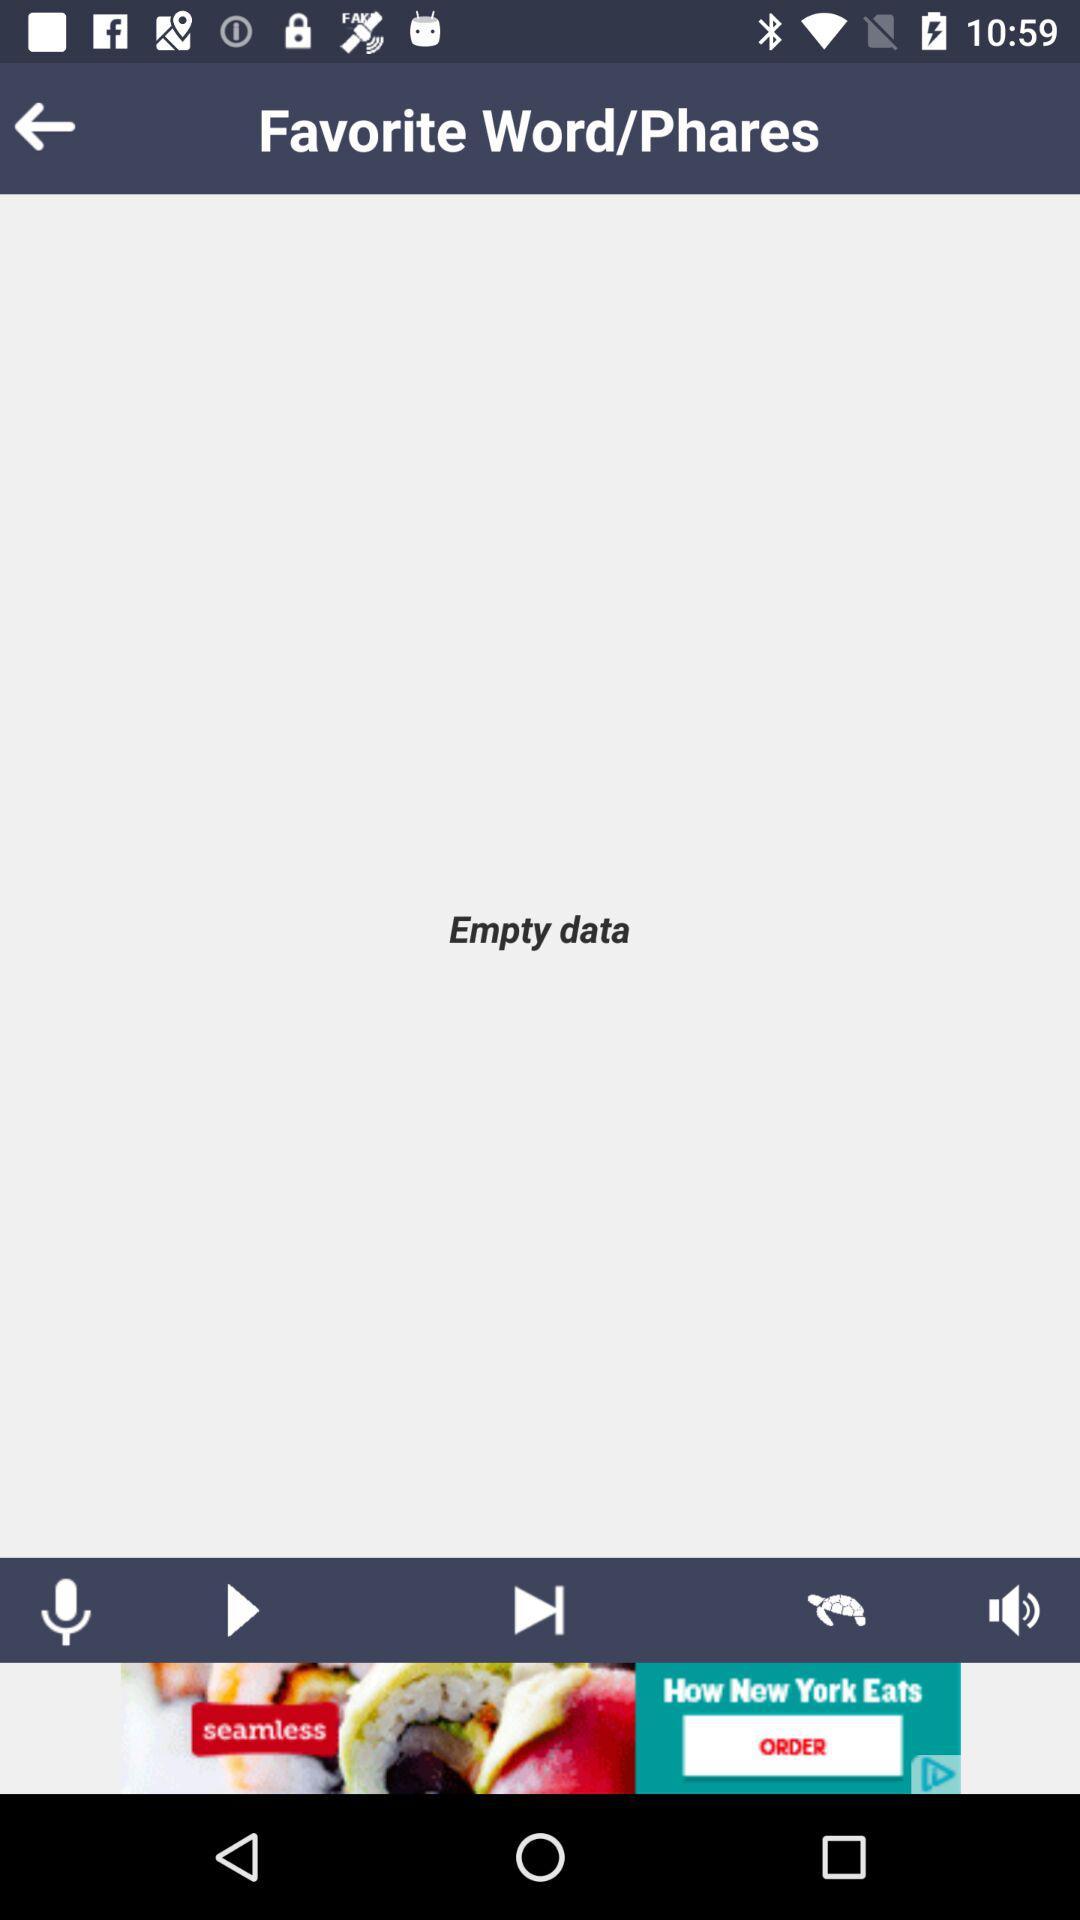  What do you see at coordinates (74, 127) in the screenshot?
I see `go back` at bounding box center [74, 127].